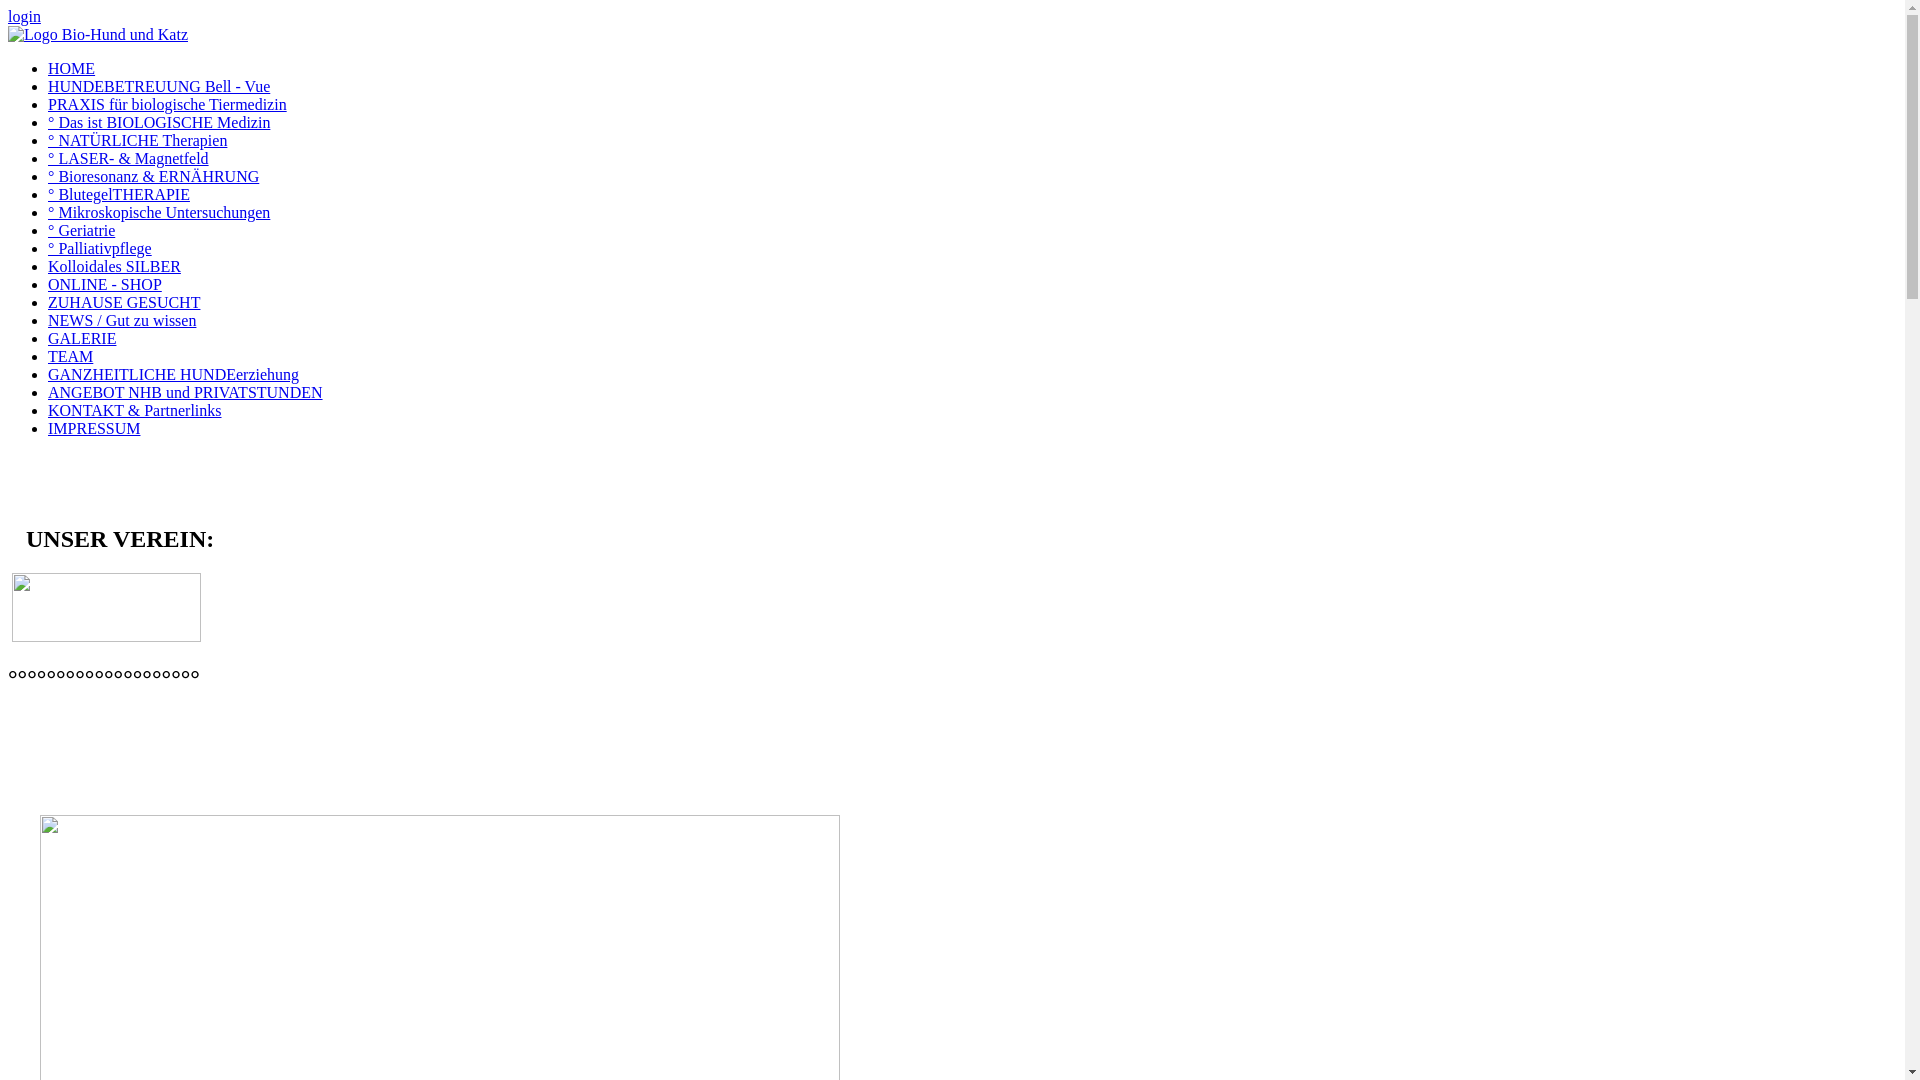  Describe the element at coordinates (123, 302) in the screenshot. I see `'ZUHAUSE GESUCHT'` at that location.